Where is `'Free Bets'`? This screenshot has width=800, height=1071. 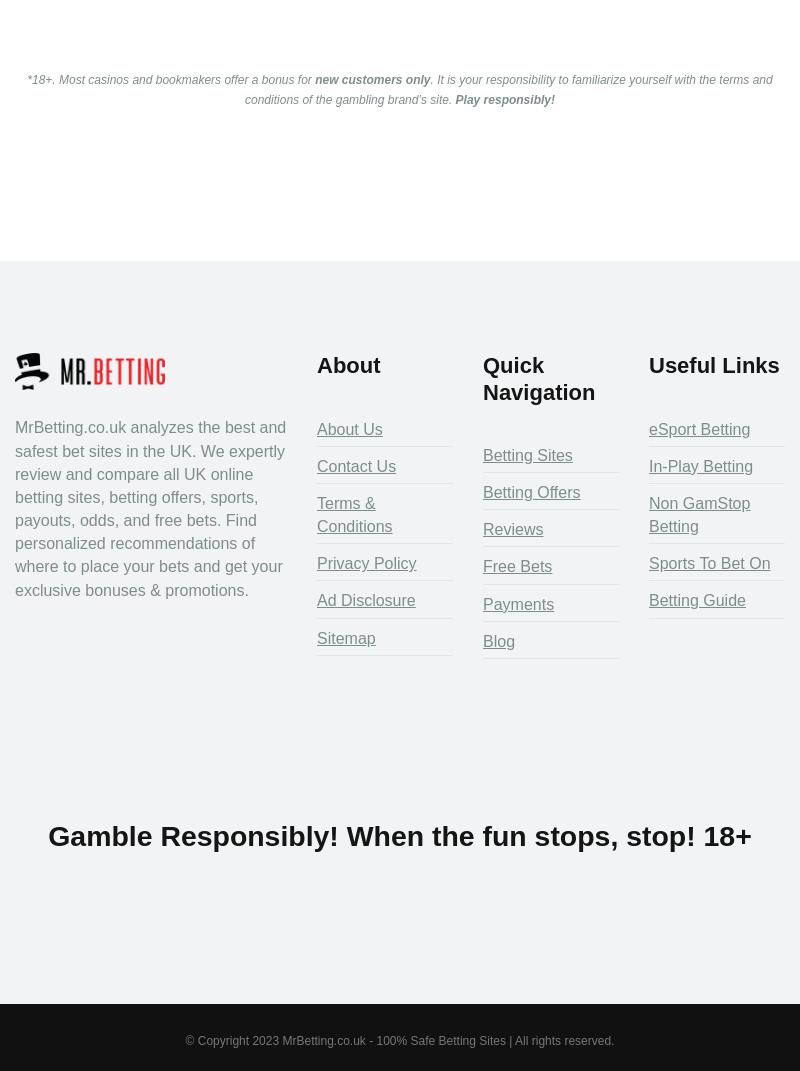 'Free Bets' is located at coordinates (516, 566).